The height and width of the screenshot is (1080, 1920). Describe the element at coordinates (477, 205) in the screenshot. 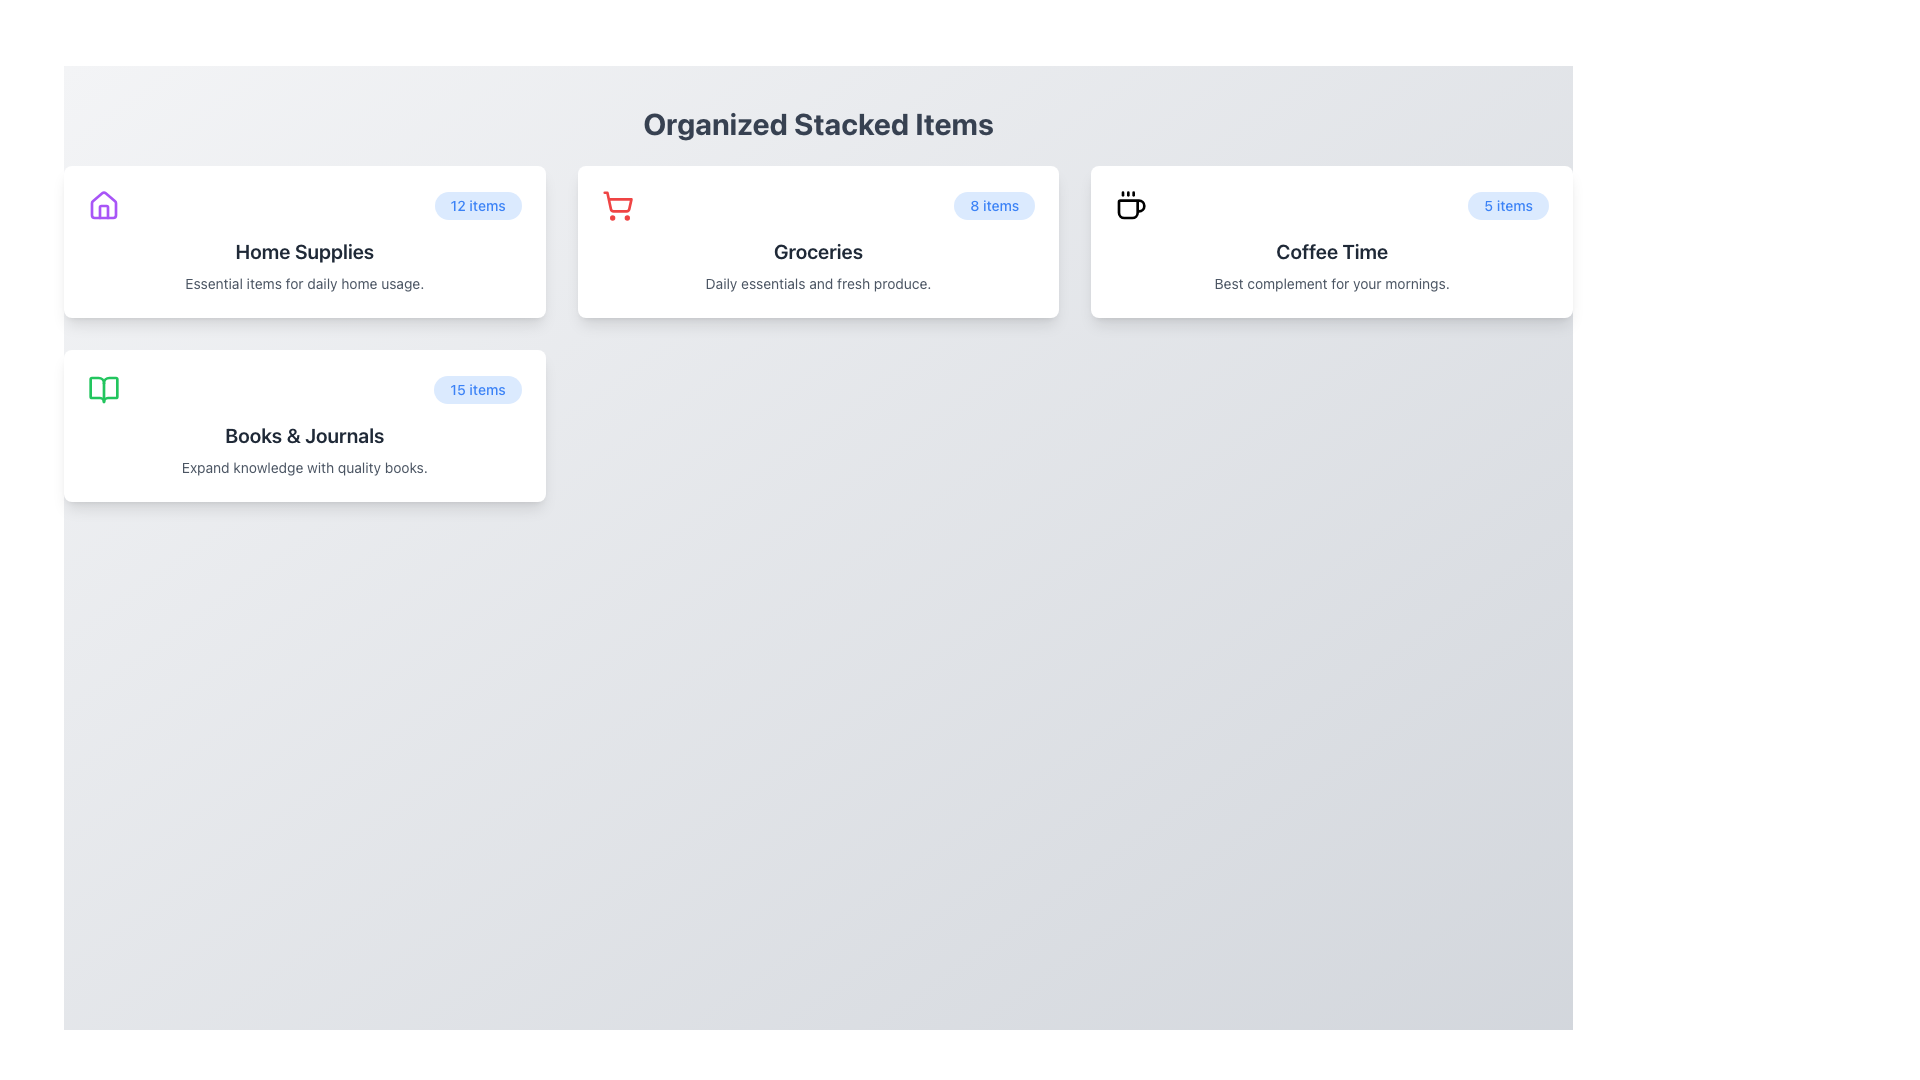

I see `the Text Badge displaying '12 items' located in the upper-right corner of the 'Home Supplies' card` at that location.